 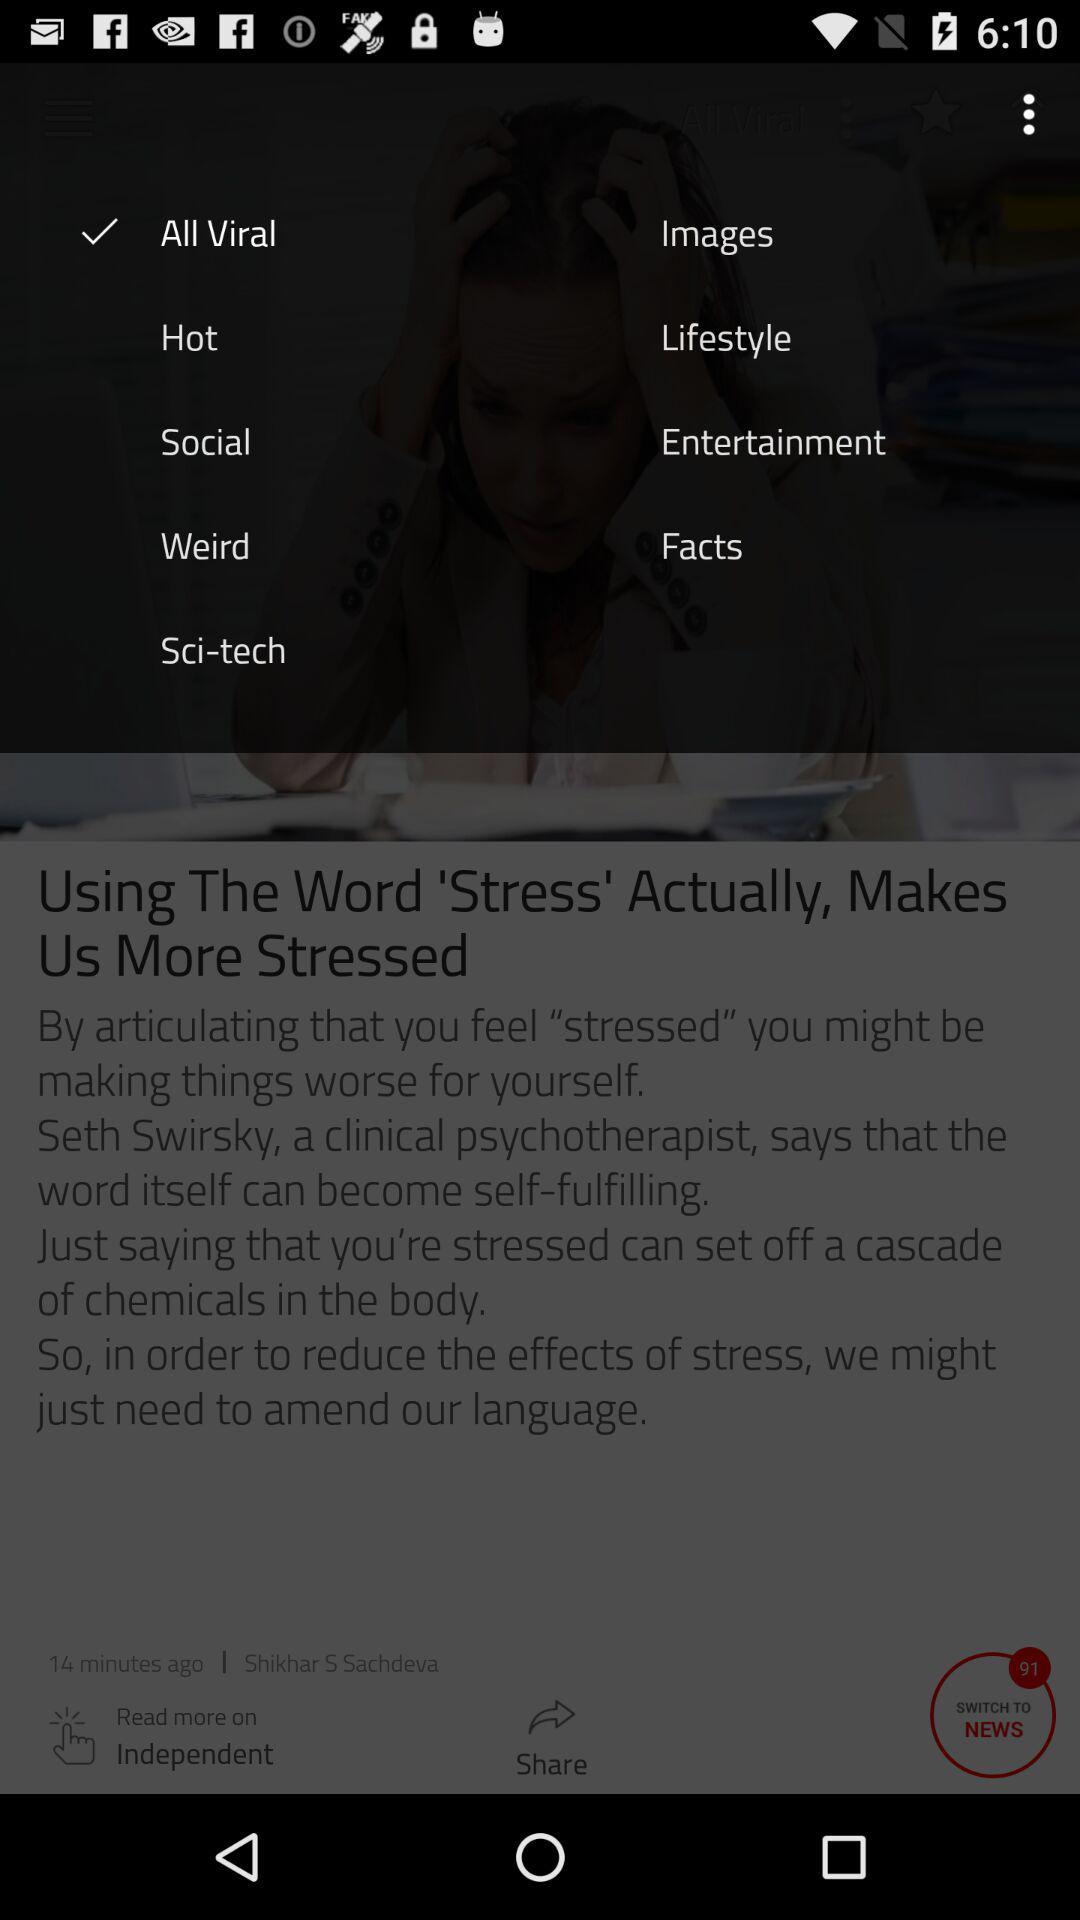 I want to click on sci-tech item, so click(x=223, y=648).